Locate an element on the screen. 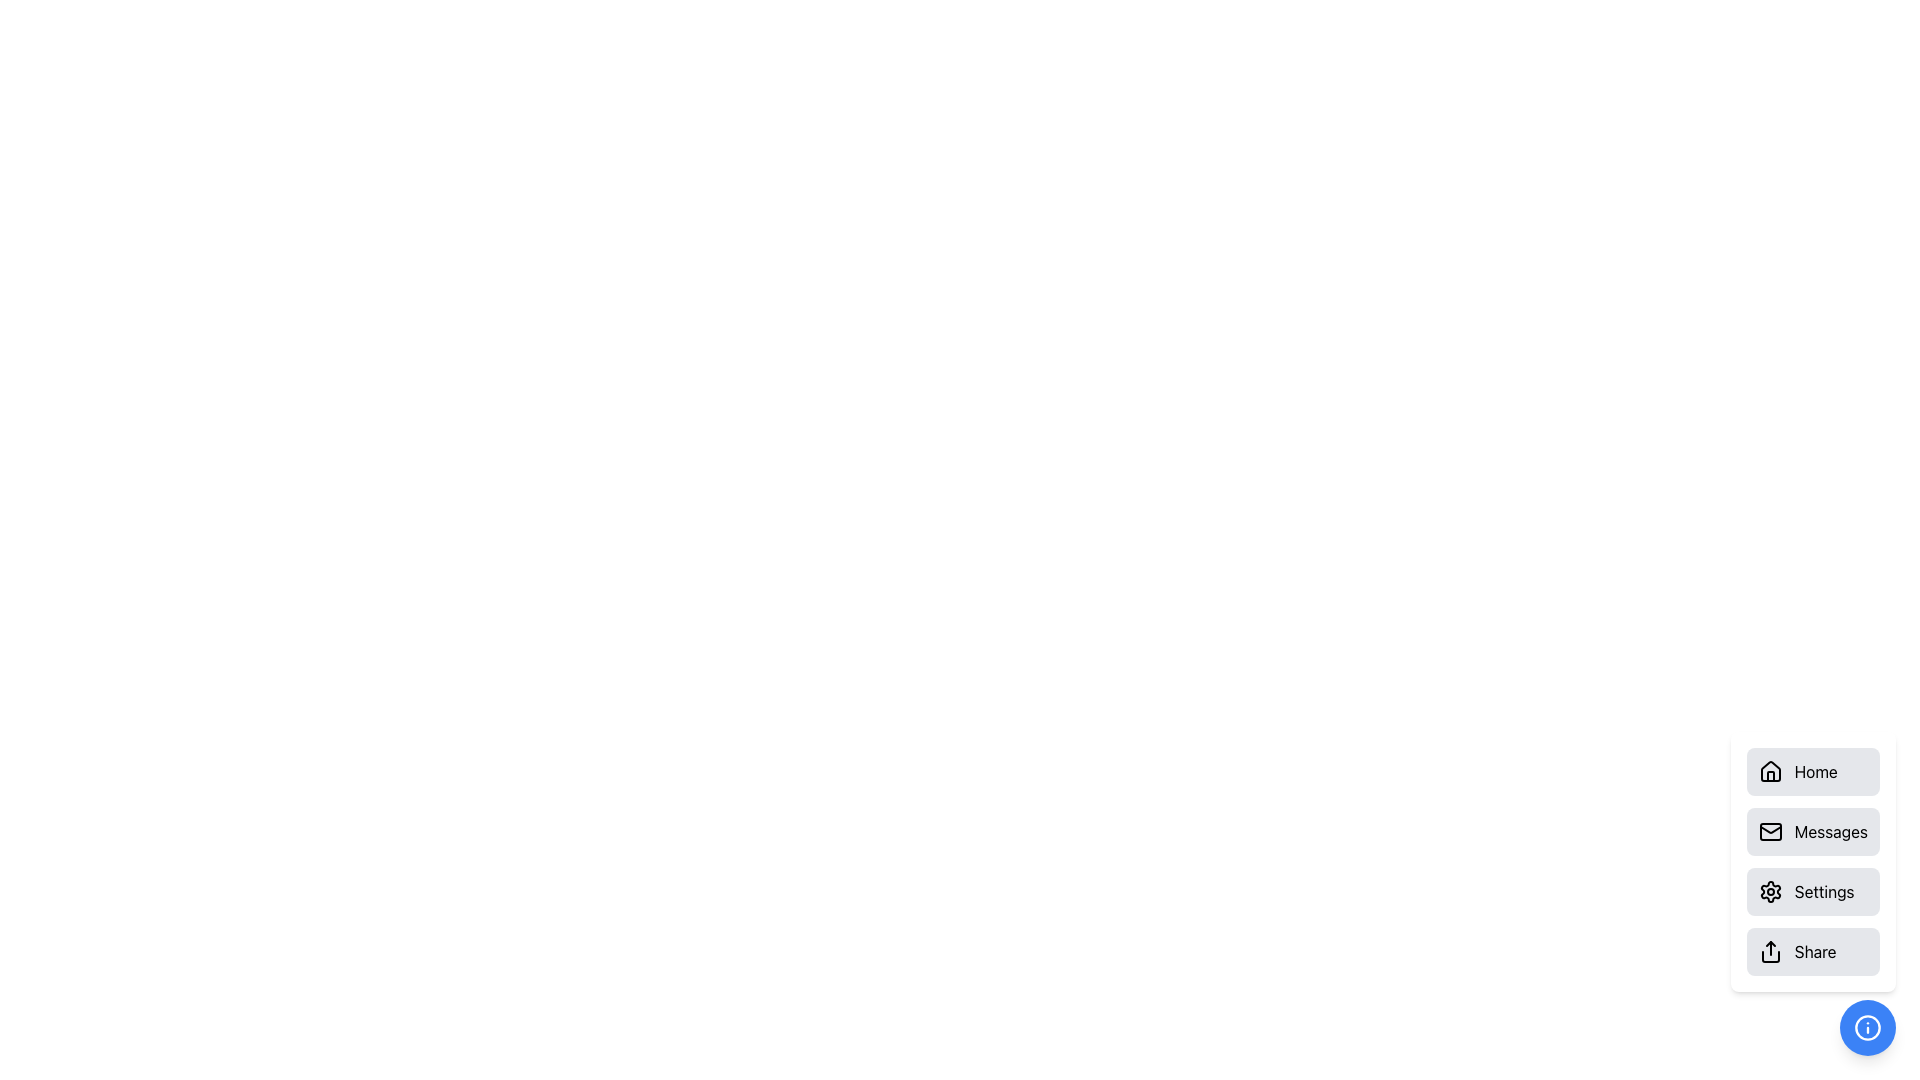  text from the 'Home' label, which is styled with a sans-serif font and located within the first item of a vertical list of menu options, to the right of a house icon is located at coordinates (1816, 770).